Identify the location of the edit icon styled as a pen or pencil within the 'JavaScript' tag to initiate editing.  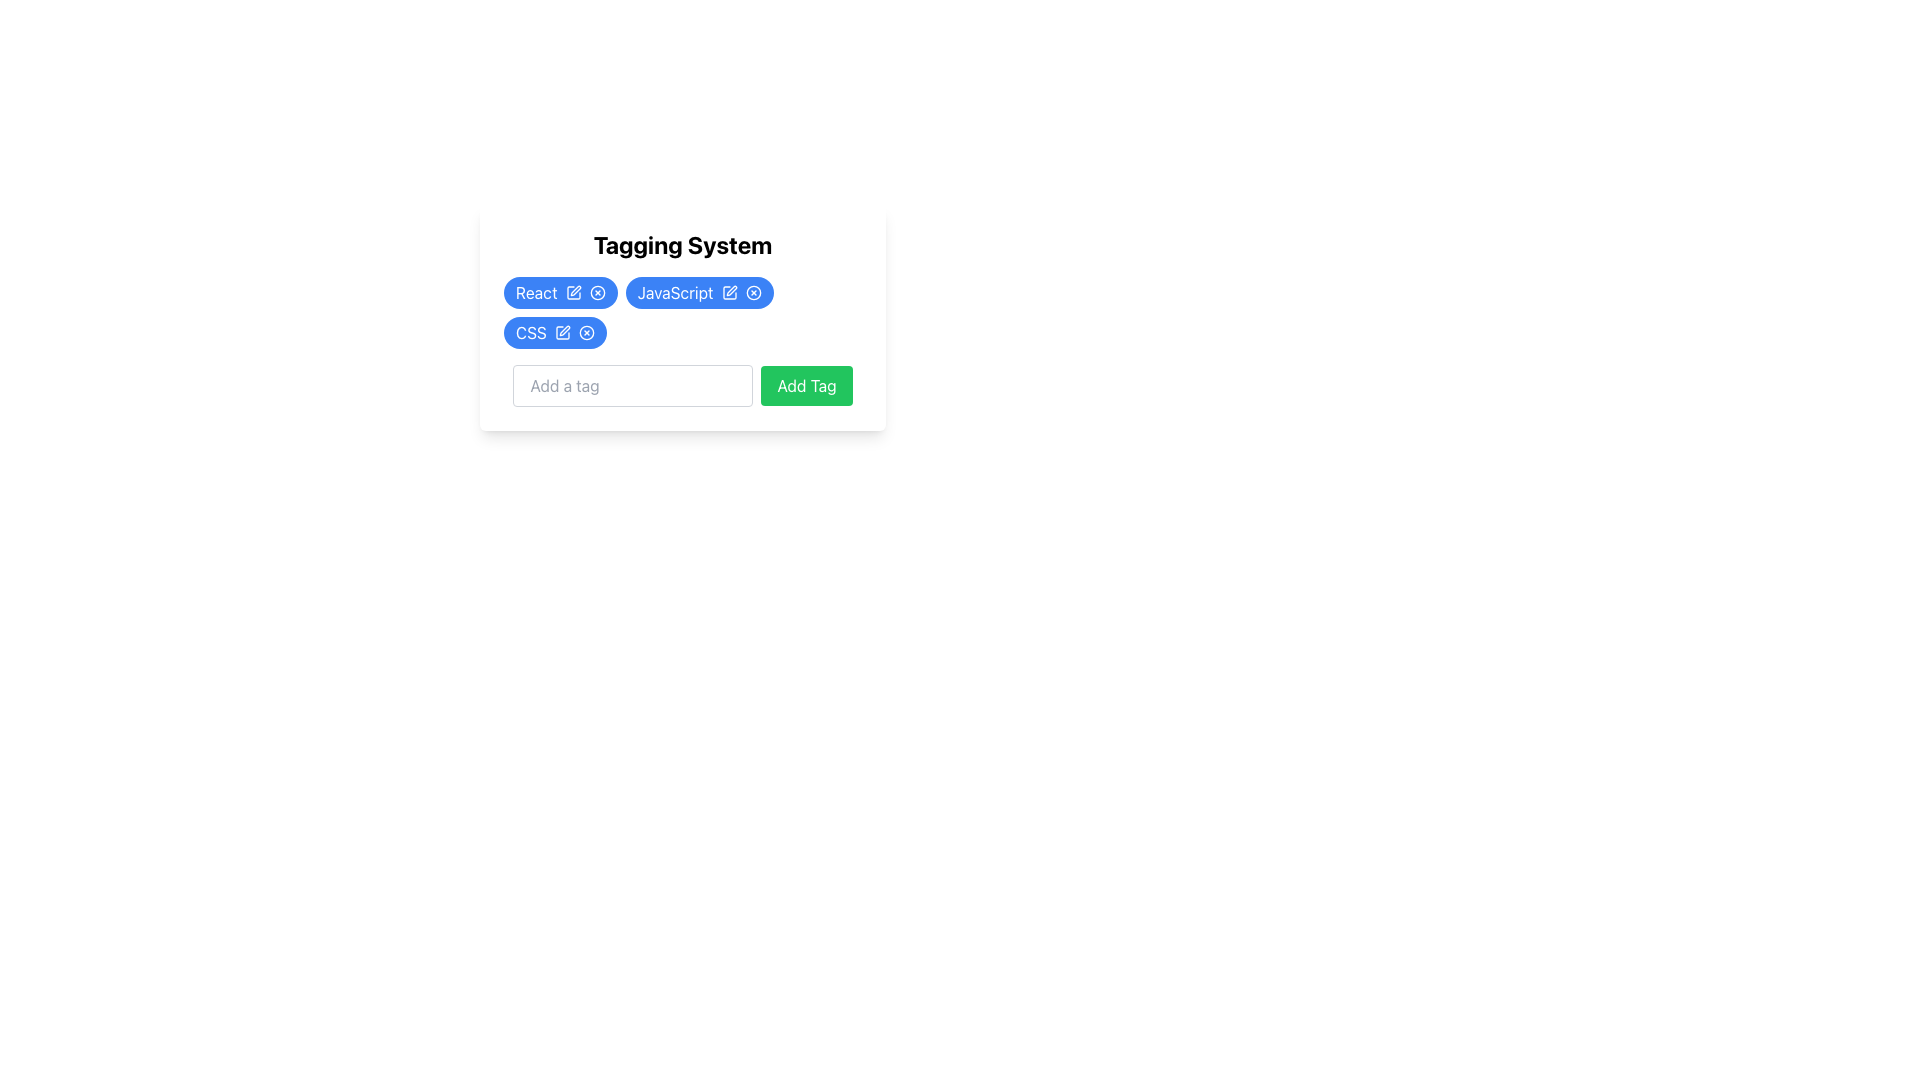
(730, 290).